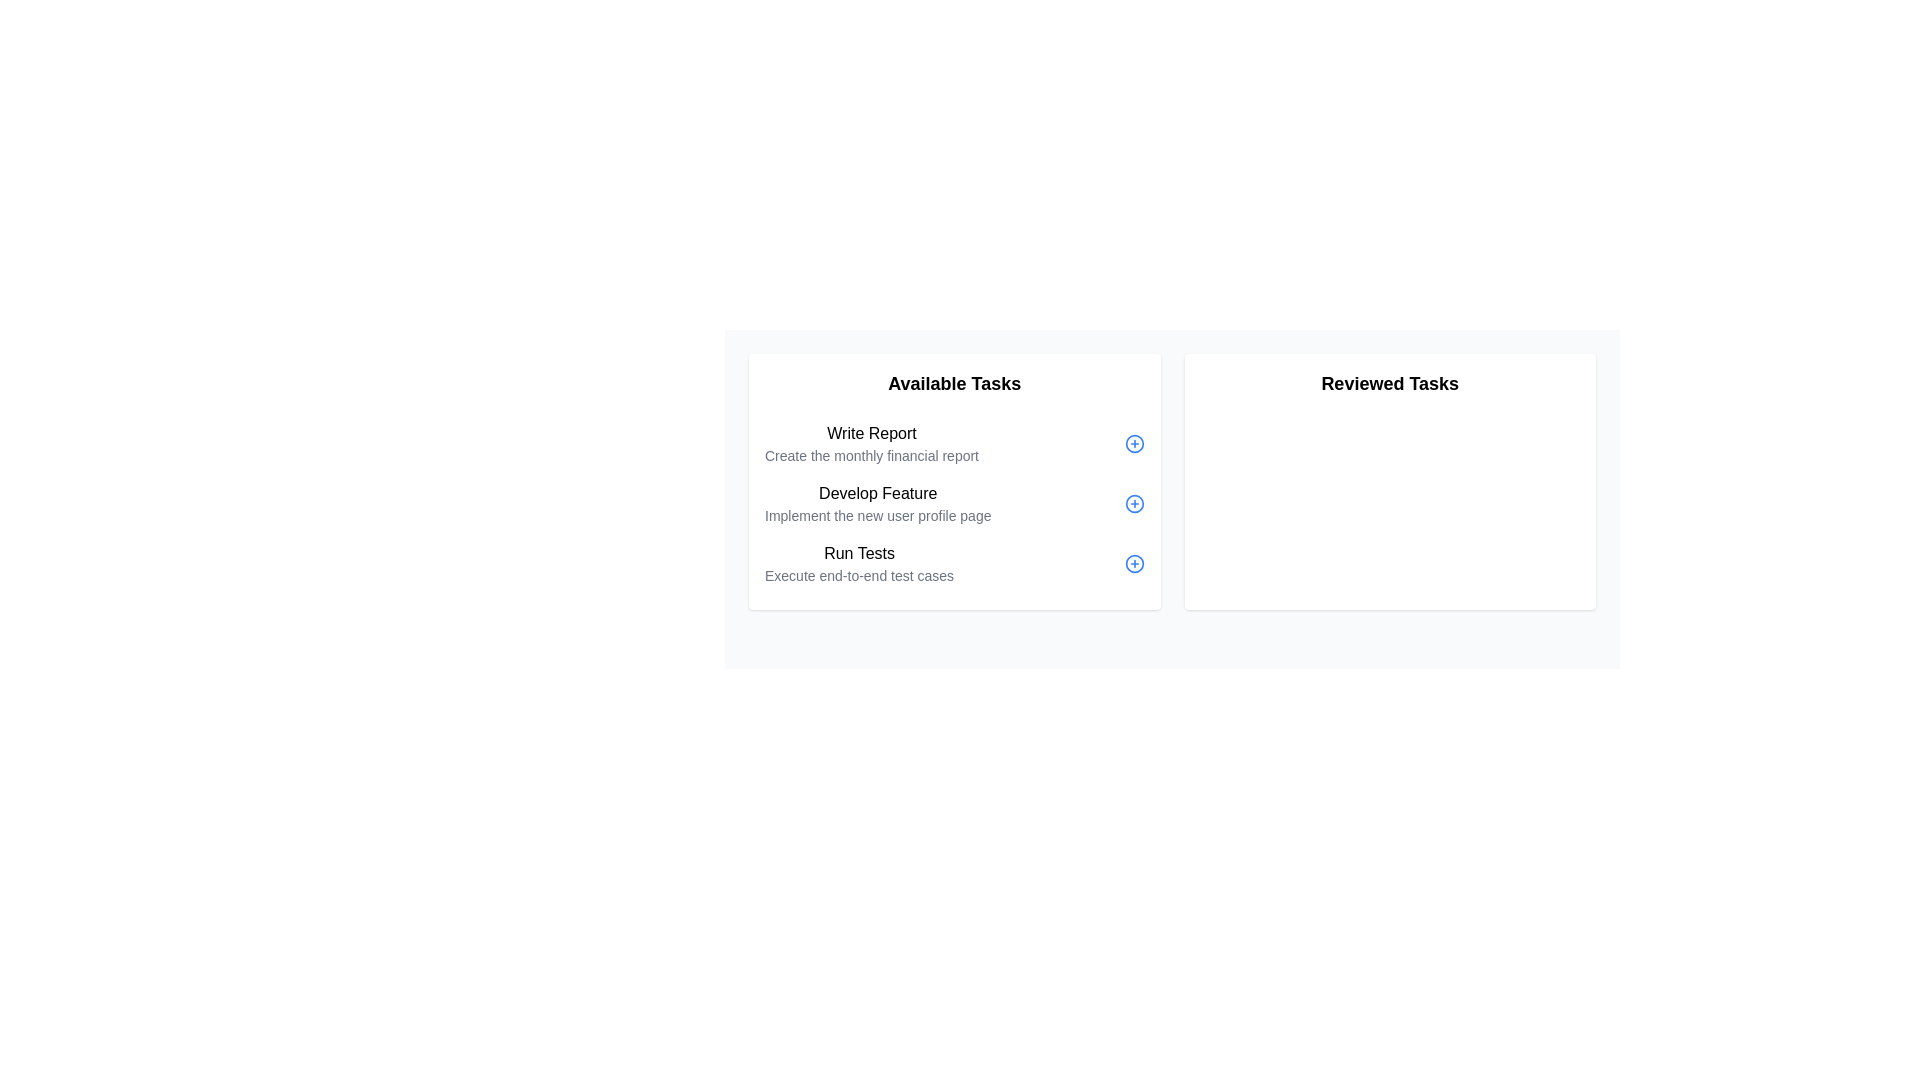 The width and height of the screenshot is (1920, 1080). What do you see at coordinates (1389, 384) in the screenshot?
I see `the static text header that reads 'Reviewed Tasks', which is bold, large-sized, and centrally aligned at the top of the right-hand section of the interface` at bounding box center [1389, 384].